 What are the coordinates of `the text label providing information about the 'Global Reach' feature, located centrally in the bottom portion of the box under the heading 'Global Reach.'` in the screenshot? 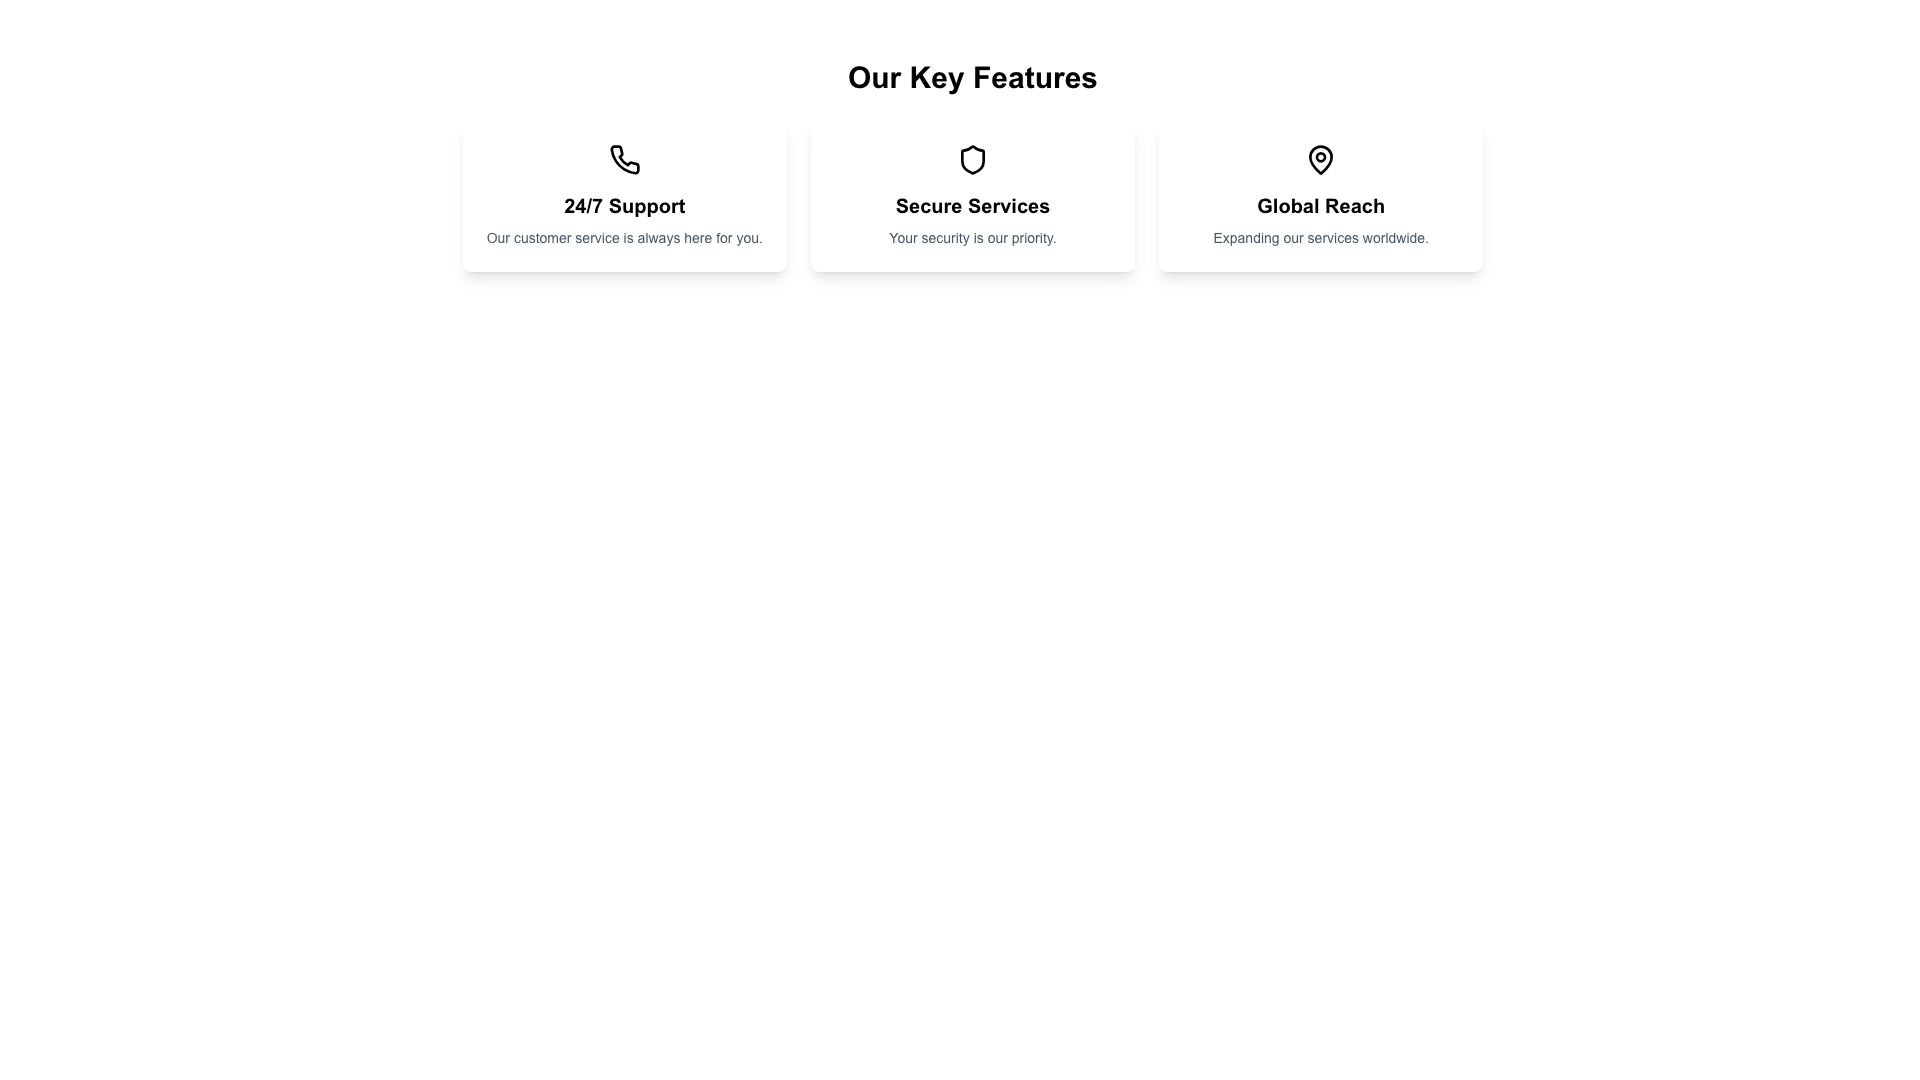 It's located at (1321, 237).